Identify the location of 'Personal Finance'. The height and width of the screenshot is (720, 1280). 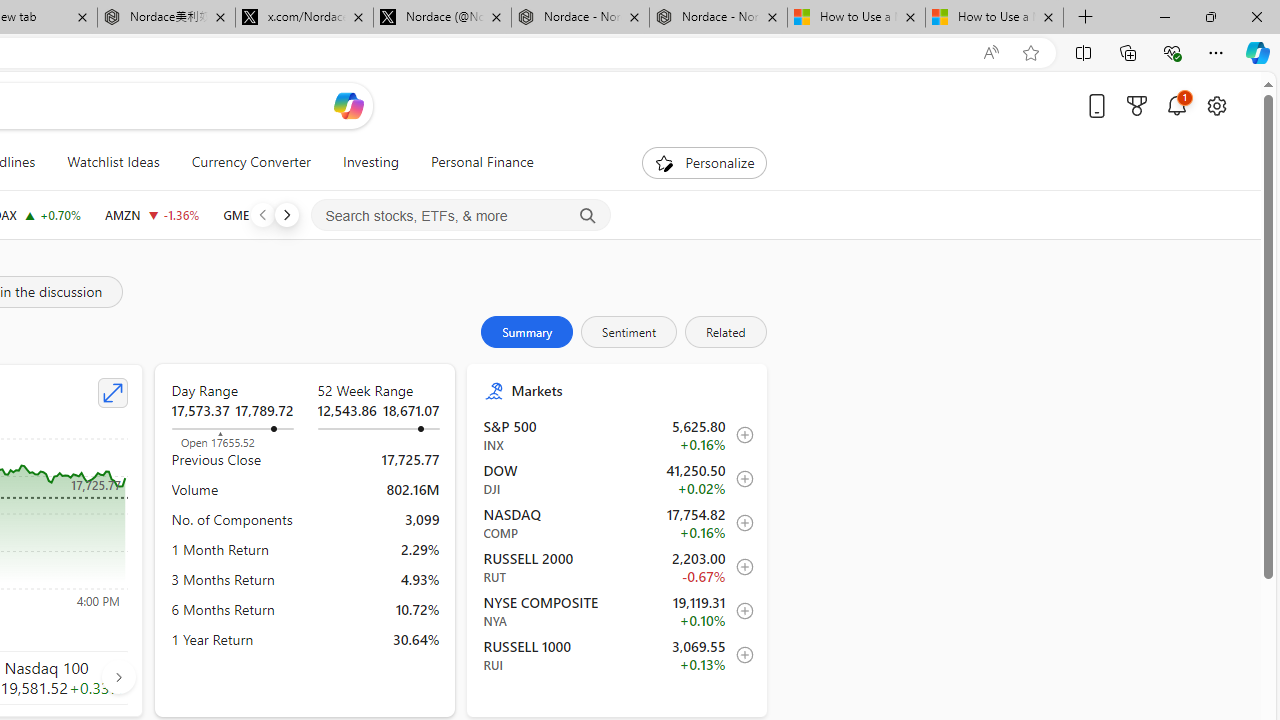
(472, 162).